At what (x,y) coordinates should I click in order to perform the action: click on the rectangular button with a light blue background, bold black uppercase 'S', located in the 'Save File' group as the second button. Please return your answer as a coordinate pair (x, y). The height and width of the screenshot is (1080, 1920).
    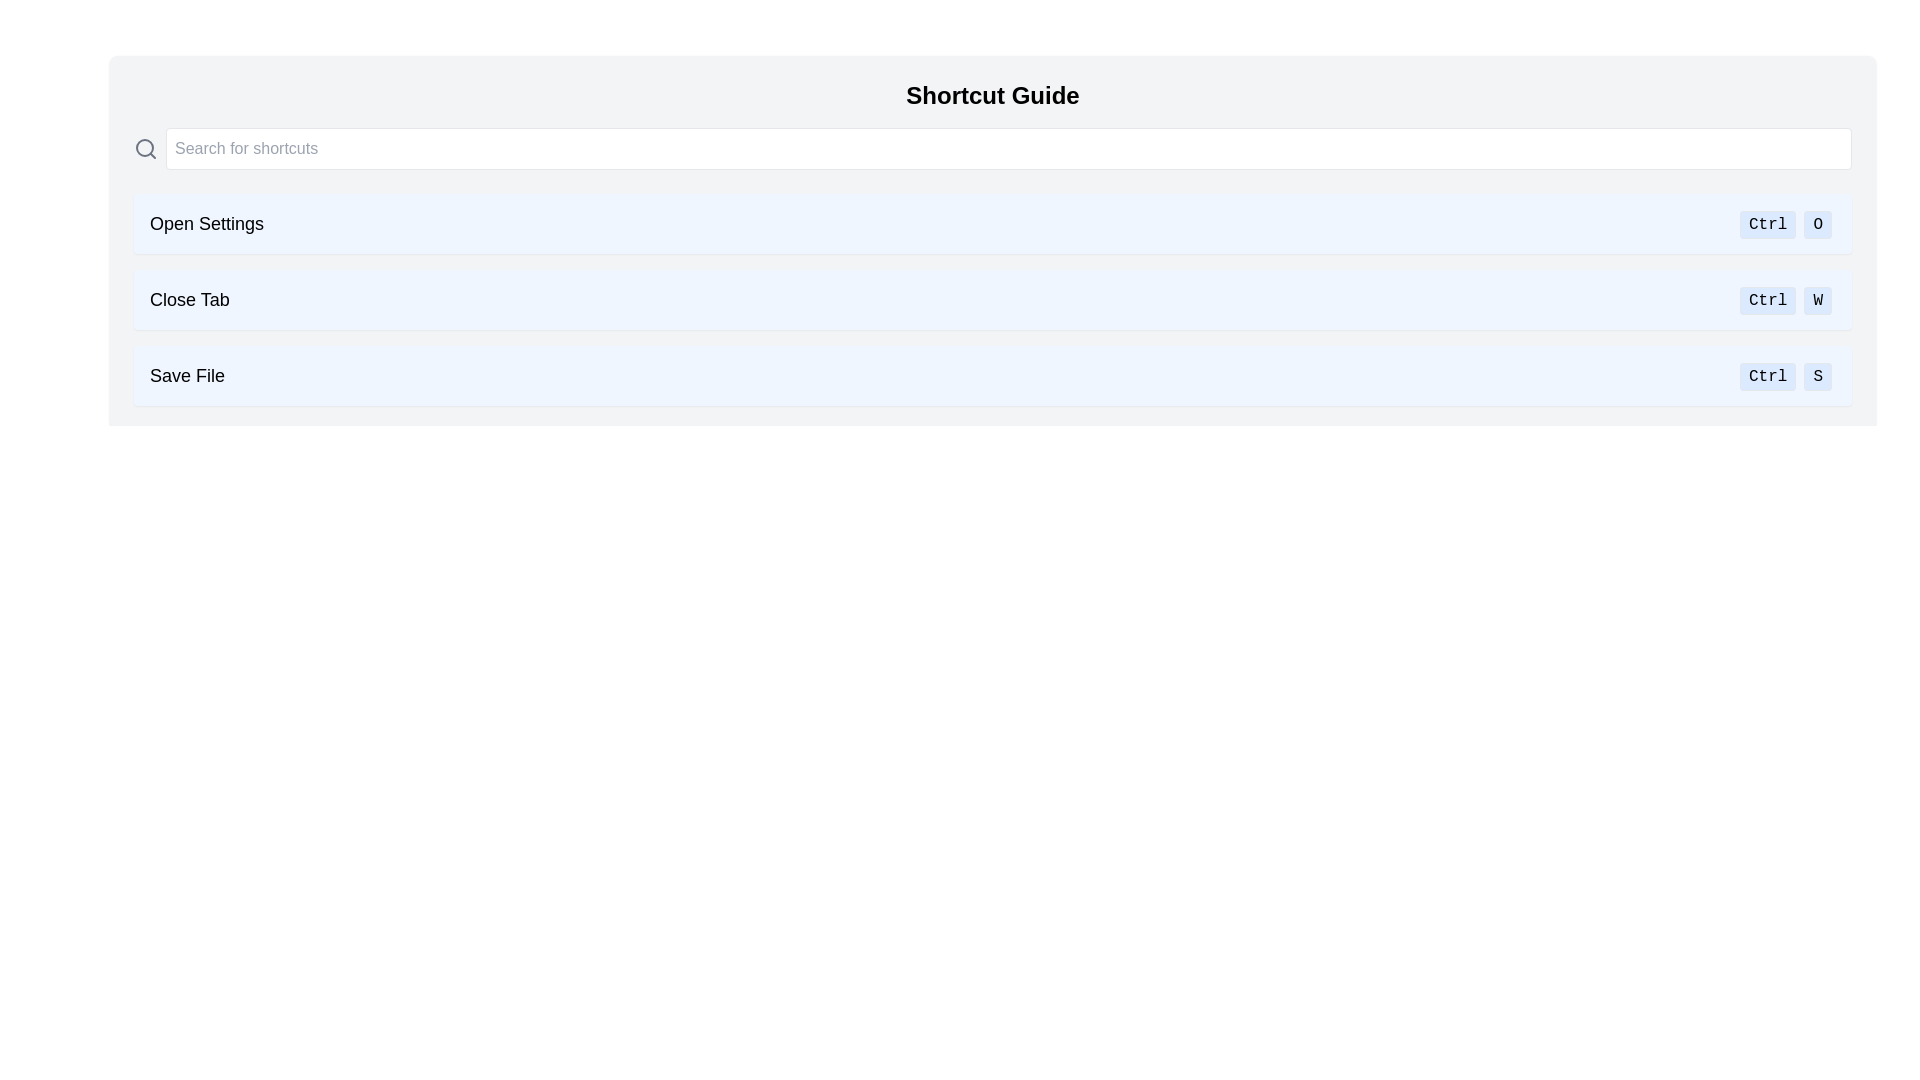
    Looking at the image, I should click on (1818, 376).